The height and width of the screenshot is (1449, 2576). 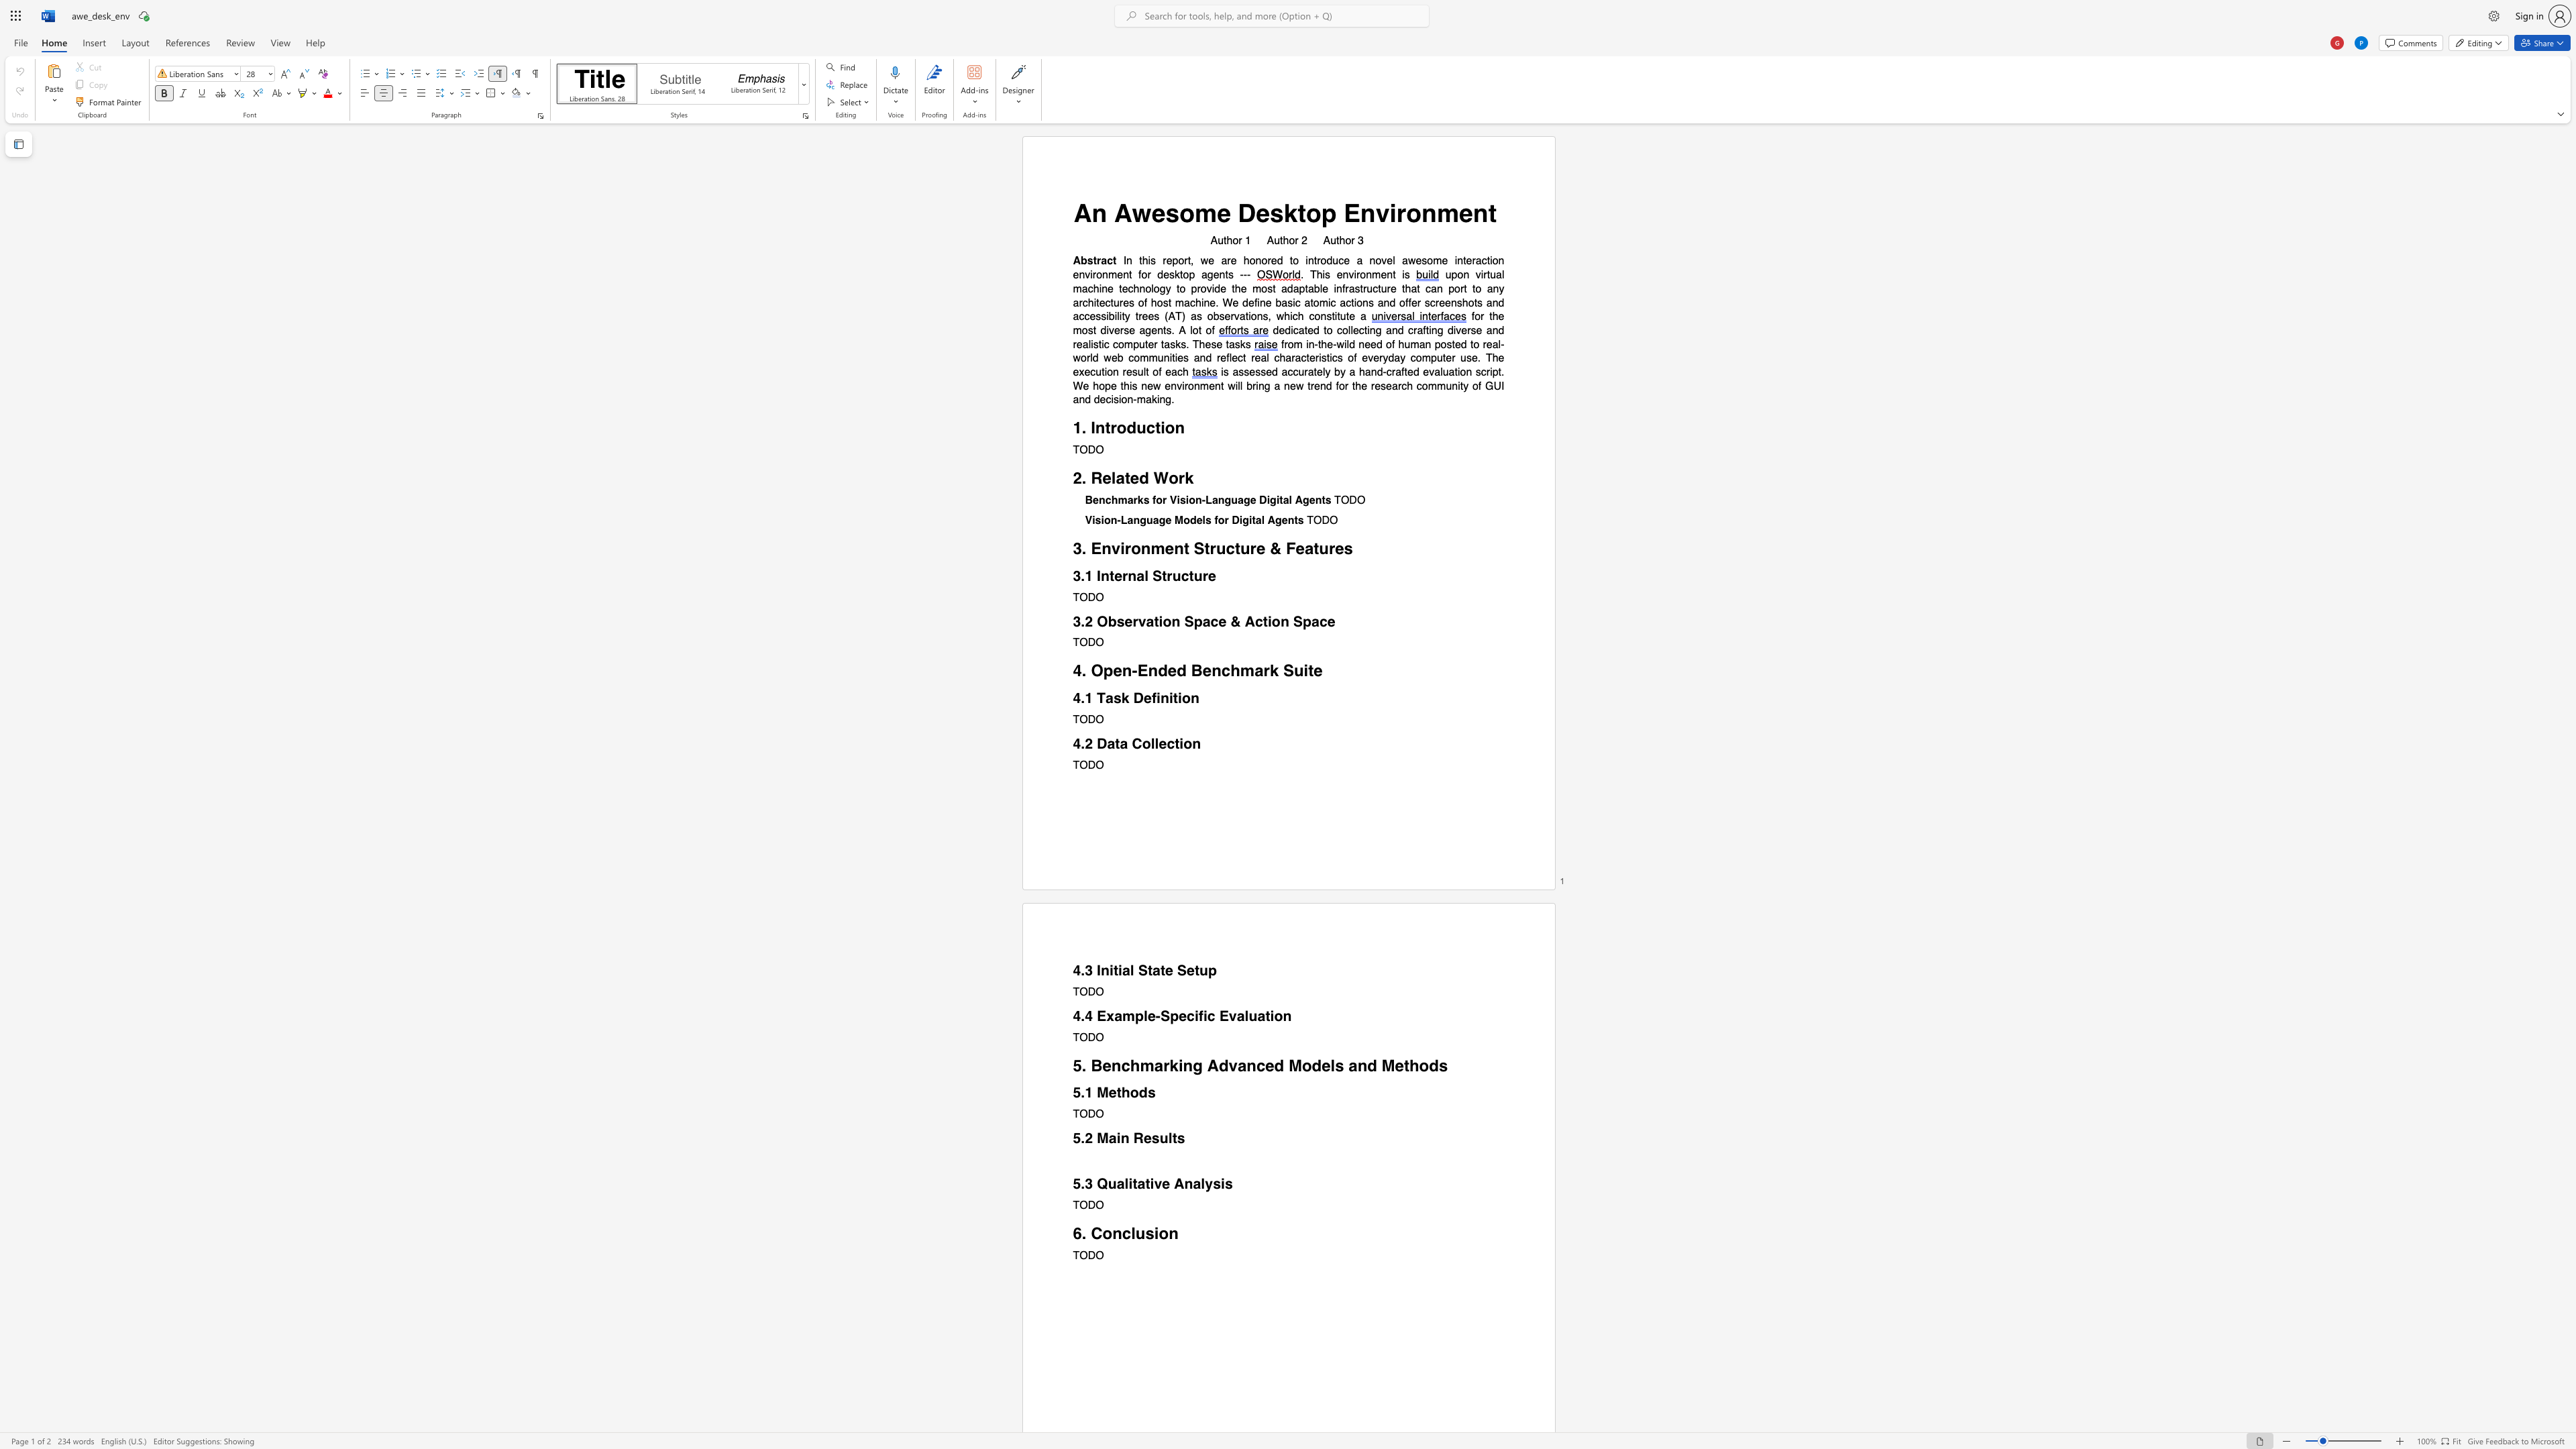 What do you see at coordinates (1159, 1137) in the screenshot?
I see `the subset text "ults" within the text "5.2 Main Results"` at bounding box center [1159, 1137].